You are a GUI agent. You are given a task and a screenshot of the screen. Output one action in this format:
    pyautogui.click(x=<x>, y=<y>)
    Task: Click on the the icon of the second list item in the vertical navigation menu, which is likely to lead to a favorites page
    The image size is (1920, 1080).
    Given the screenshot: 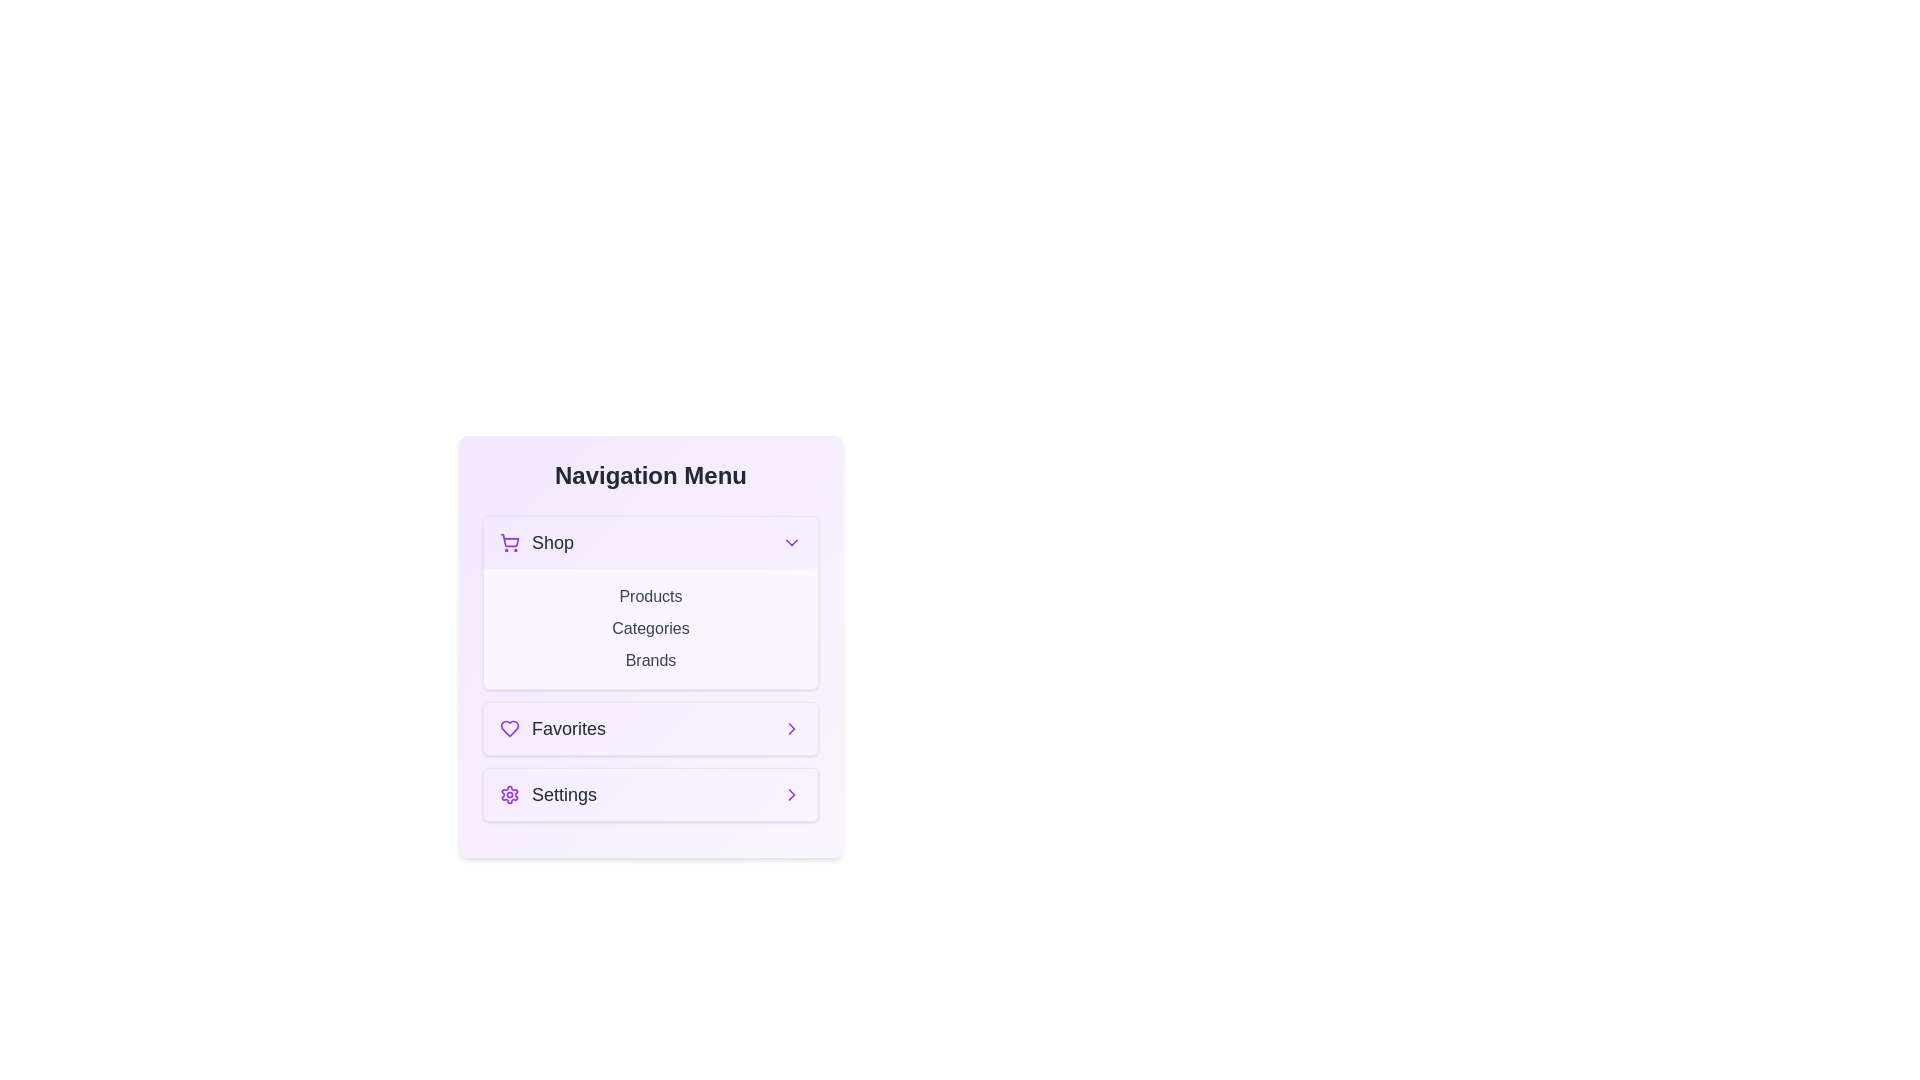 What is the action you would take?
    pyautogui.click(x=552, y=729)
    